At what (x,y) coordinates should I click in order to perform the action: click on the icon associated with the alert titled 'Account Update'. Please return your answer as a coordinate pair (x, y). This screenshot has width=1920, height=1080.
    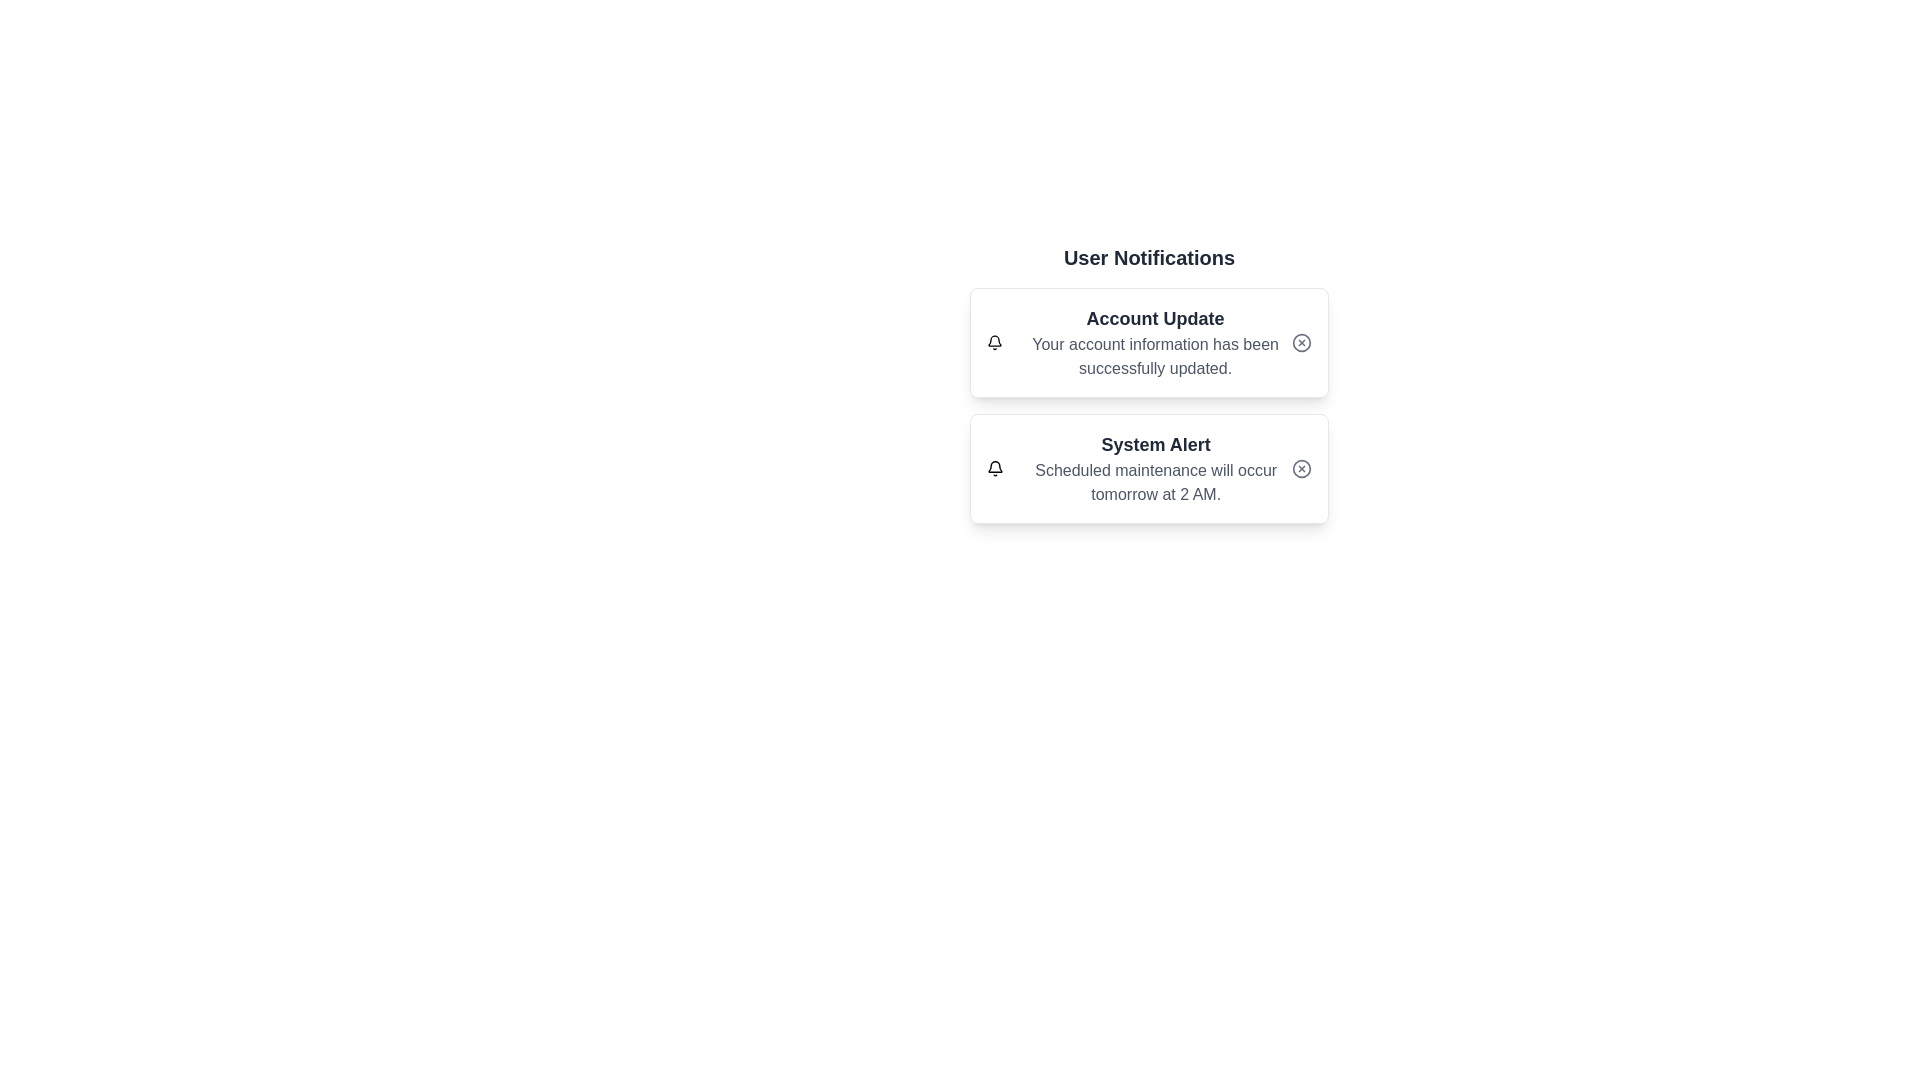
    Looking at the image, I should click on (995, 342).